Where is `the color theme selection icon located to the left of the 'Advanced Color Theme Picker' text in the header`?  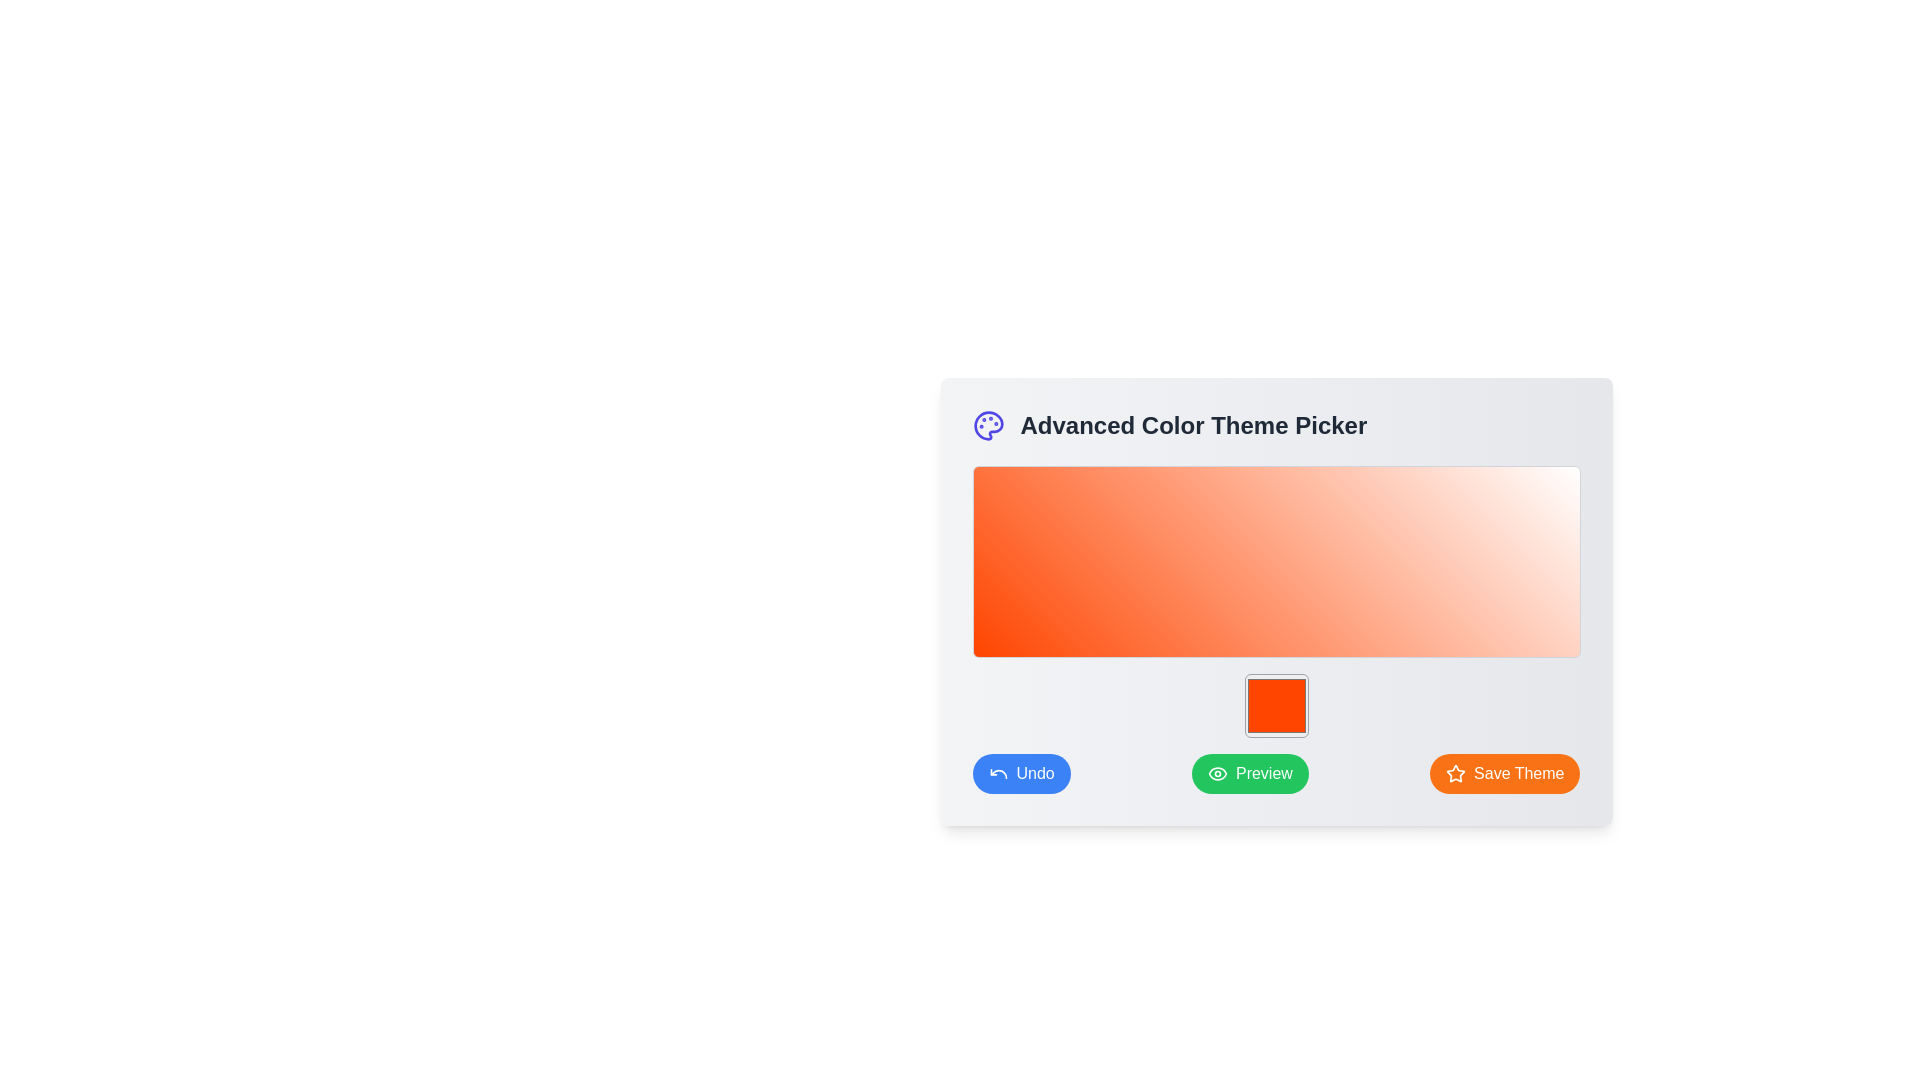
the color theme selection icon located to the left of the 'Advanced Color Theme Picker' text in the header is located at coordinates (988, 424).